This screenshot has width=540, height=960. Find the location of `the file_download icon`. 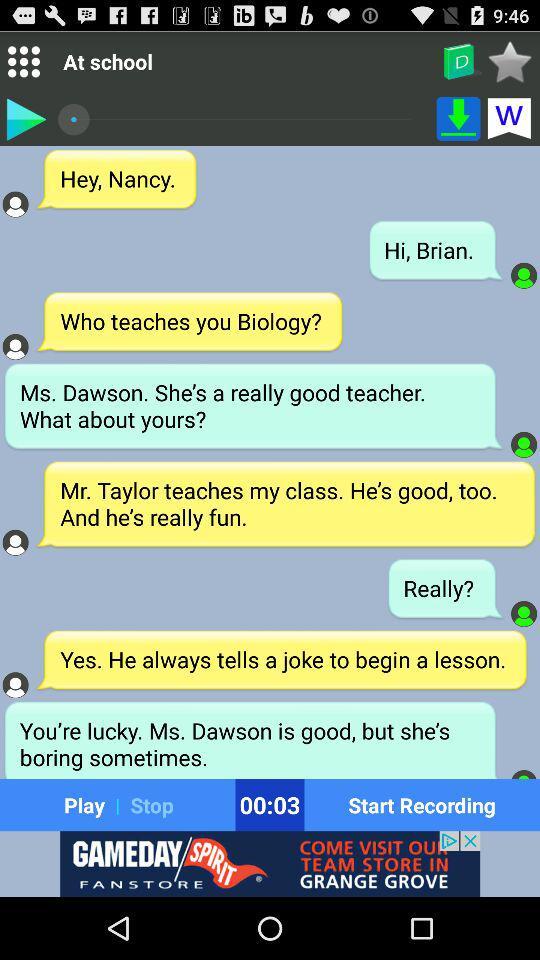

the file_download icon is located at coordinates (458, 126).